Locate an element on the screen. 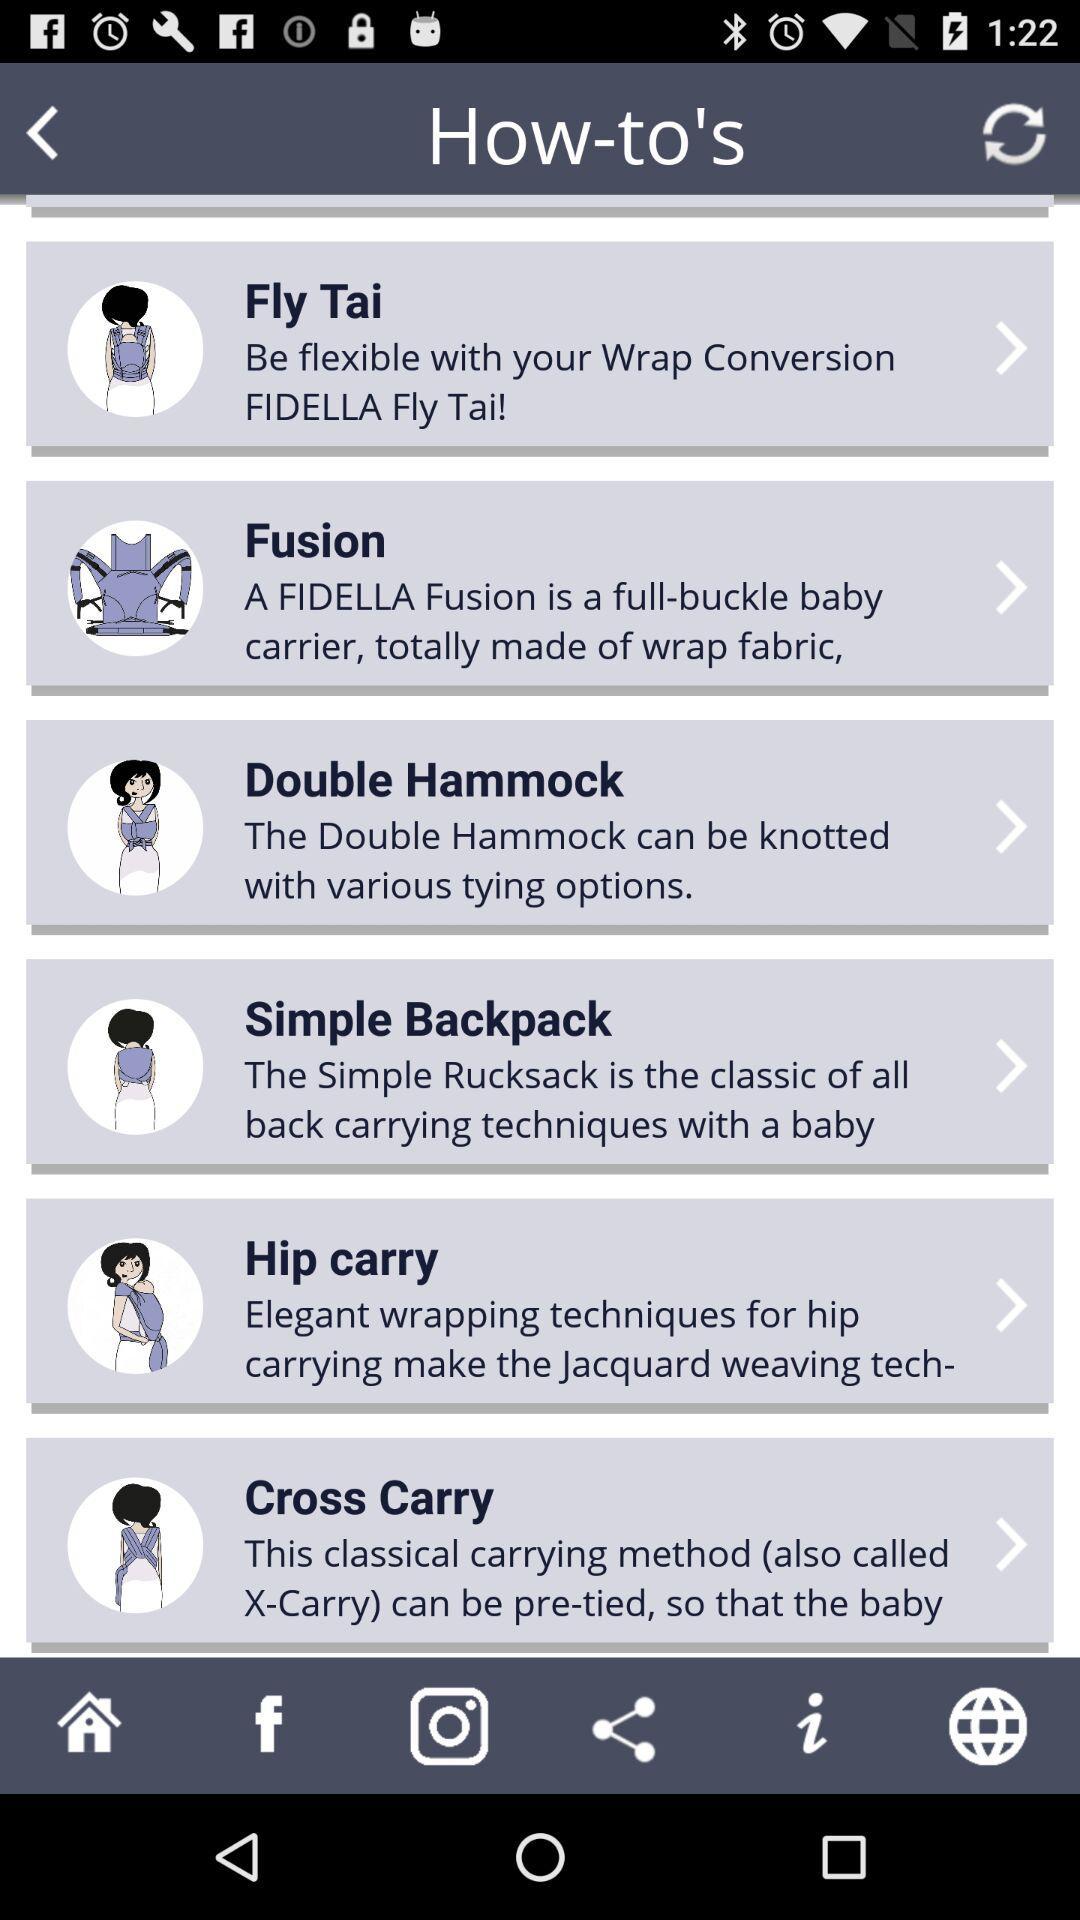 This screenshot has width=1080, height=1920. the simple backpack item is located at coordinates (427, 1017).